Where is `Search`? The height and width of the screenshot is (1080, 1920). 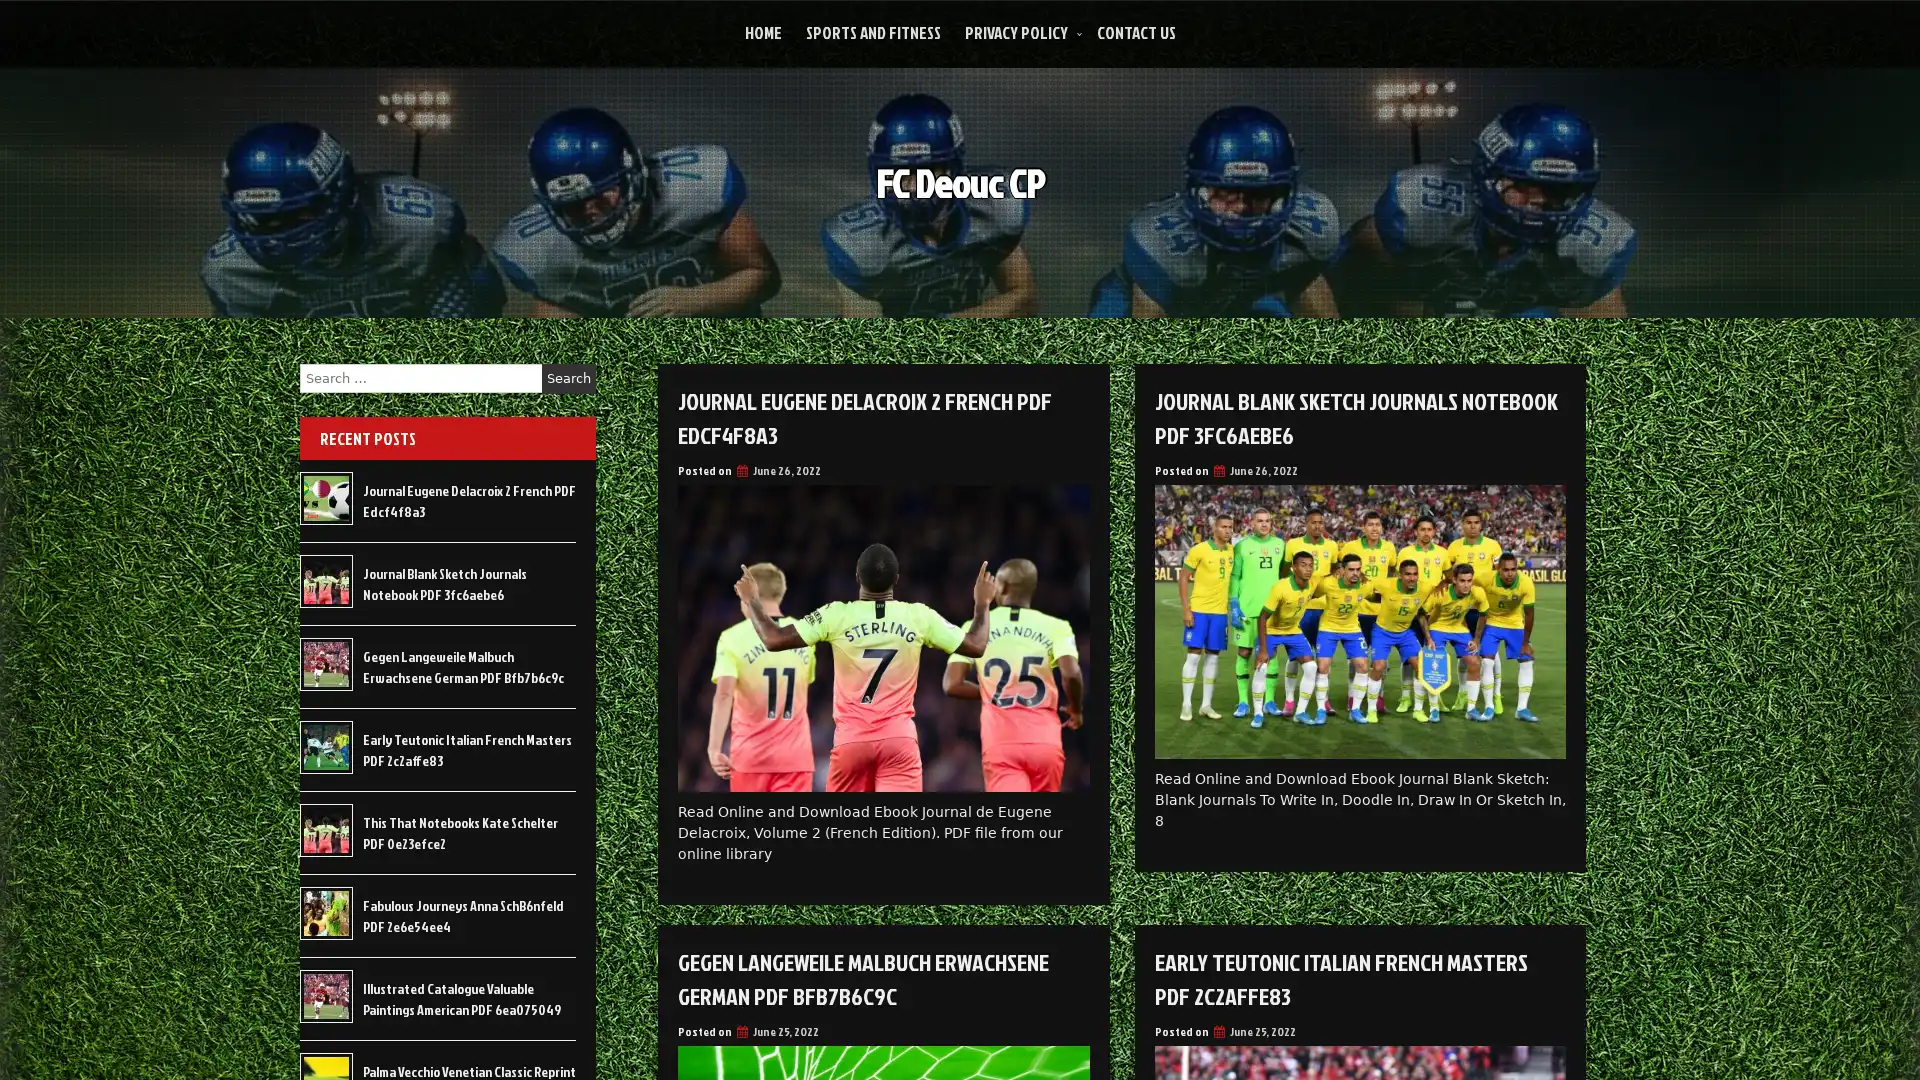
Search is located at coordinates (568, 378).